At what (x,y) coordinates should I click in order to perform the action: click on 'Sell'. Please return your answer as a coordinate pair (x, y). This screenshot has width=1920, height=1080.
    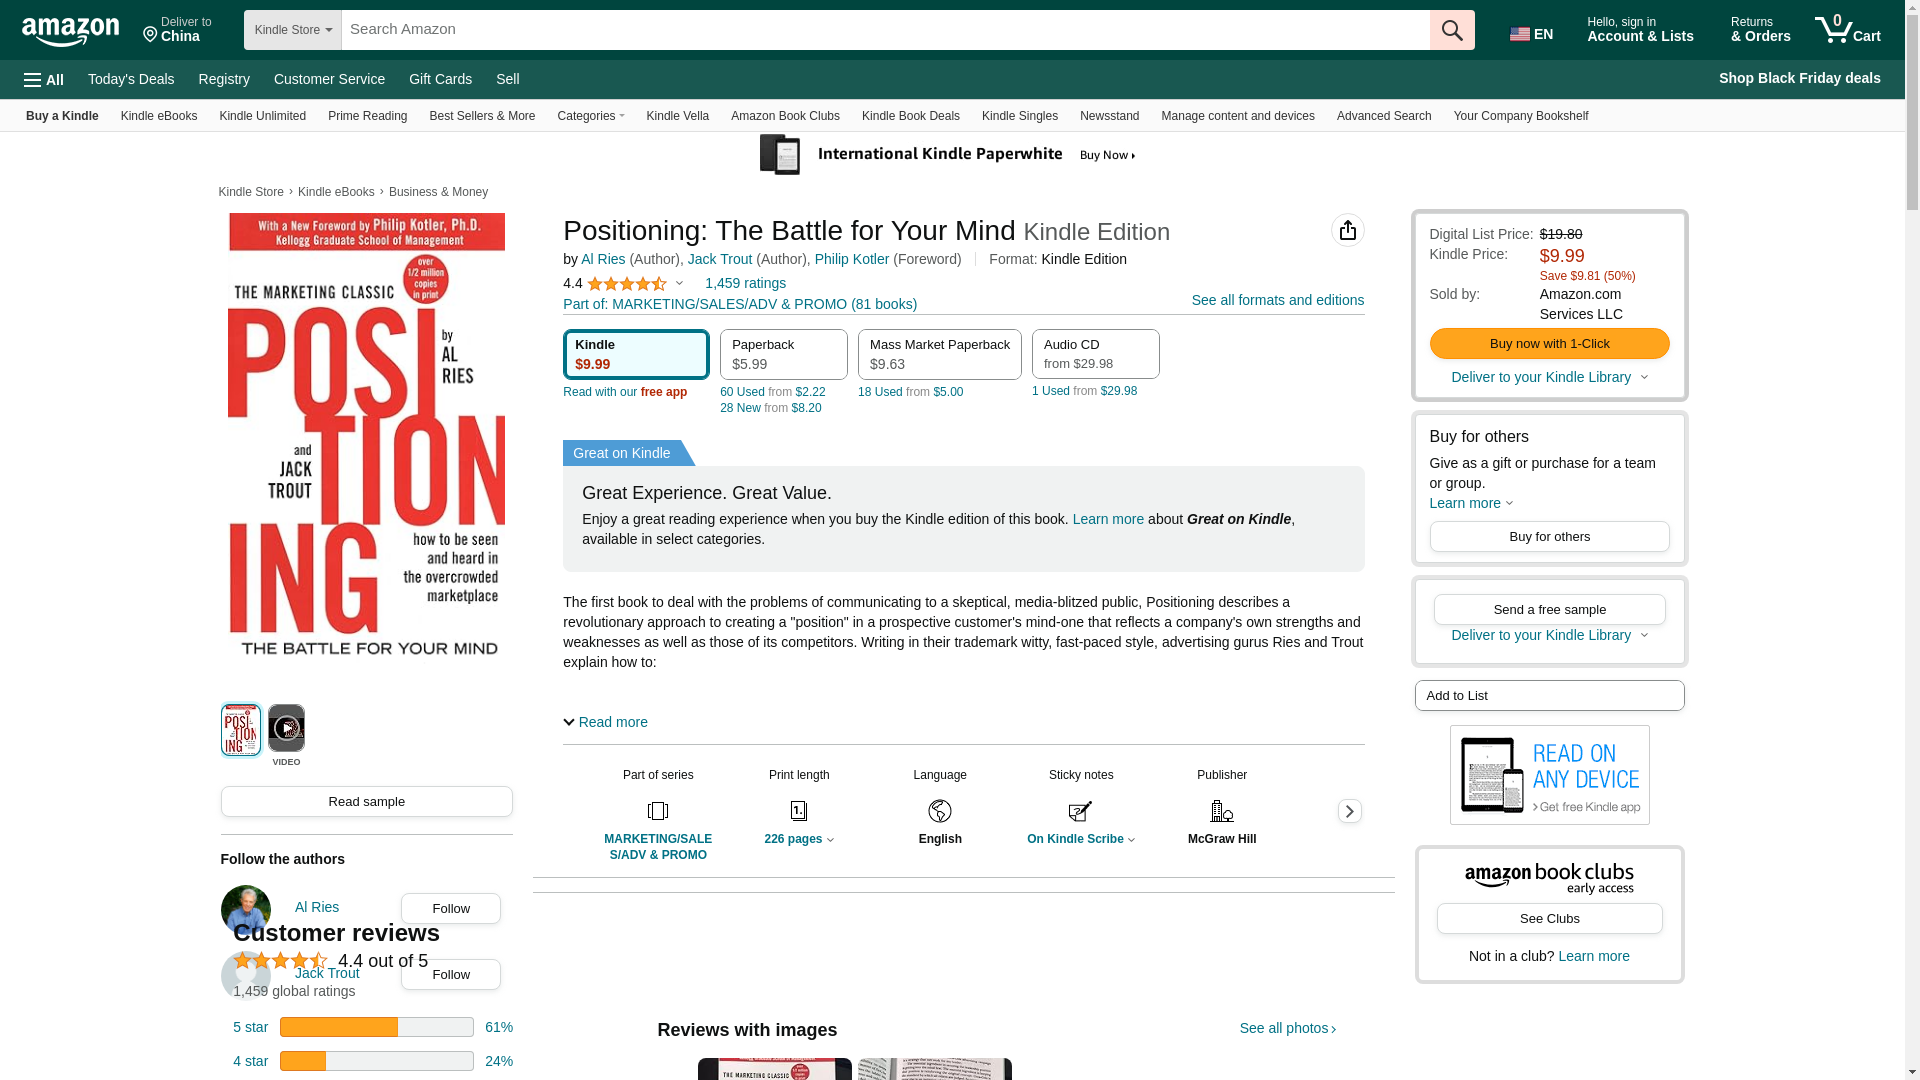
    Looking at the image, I should click on (484, 77).